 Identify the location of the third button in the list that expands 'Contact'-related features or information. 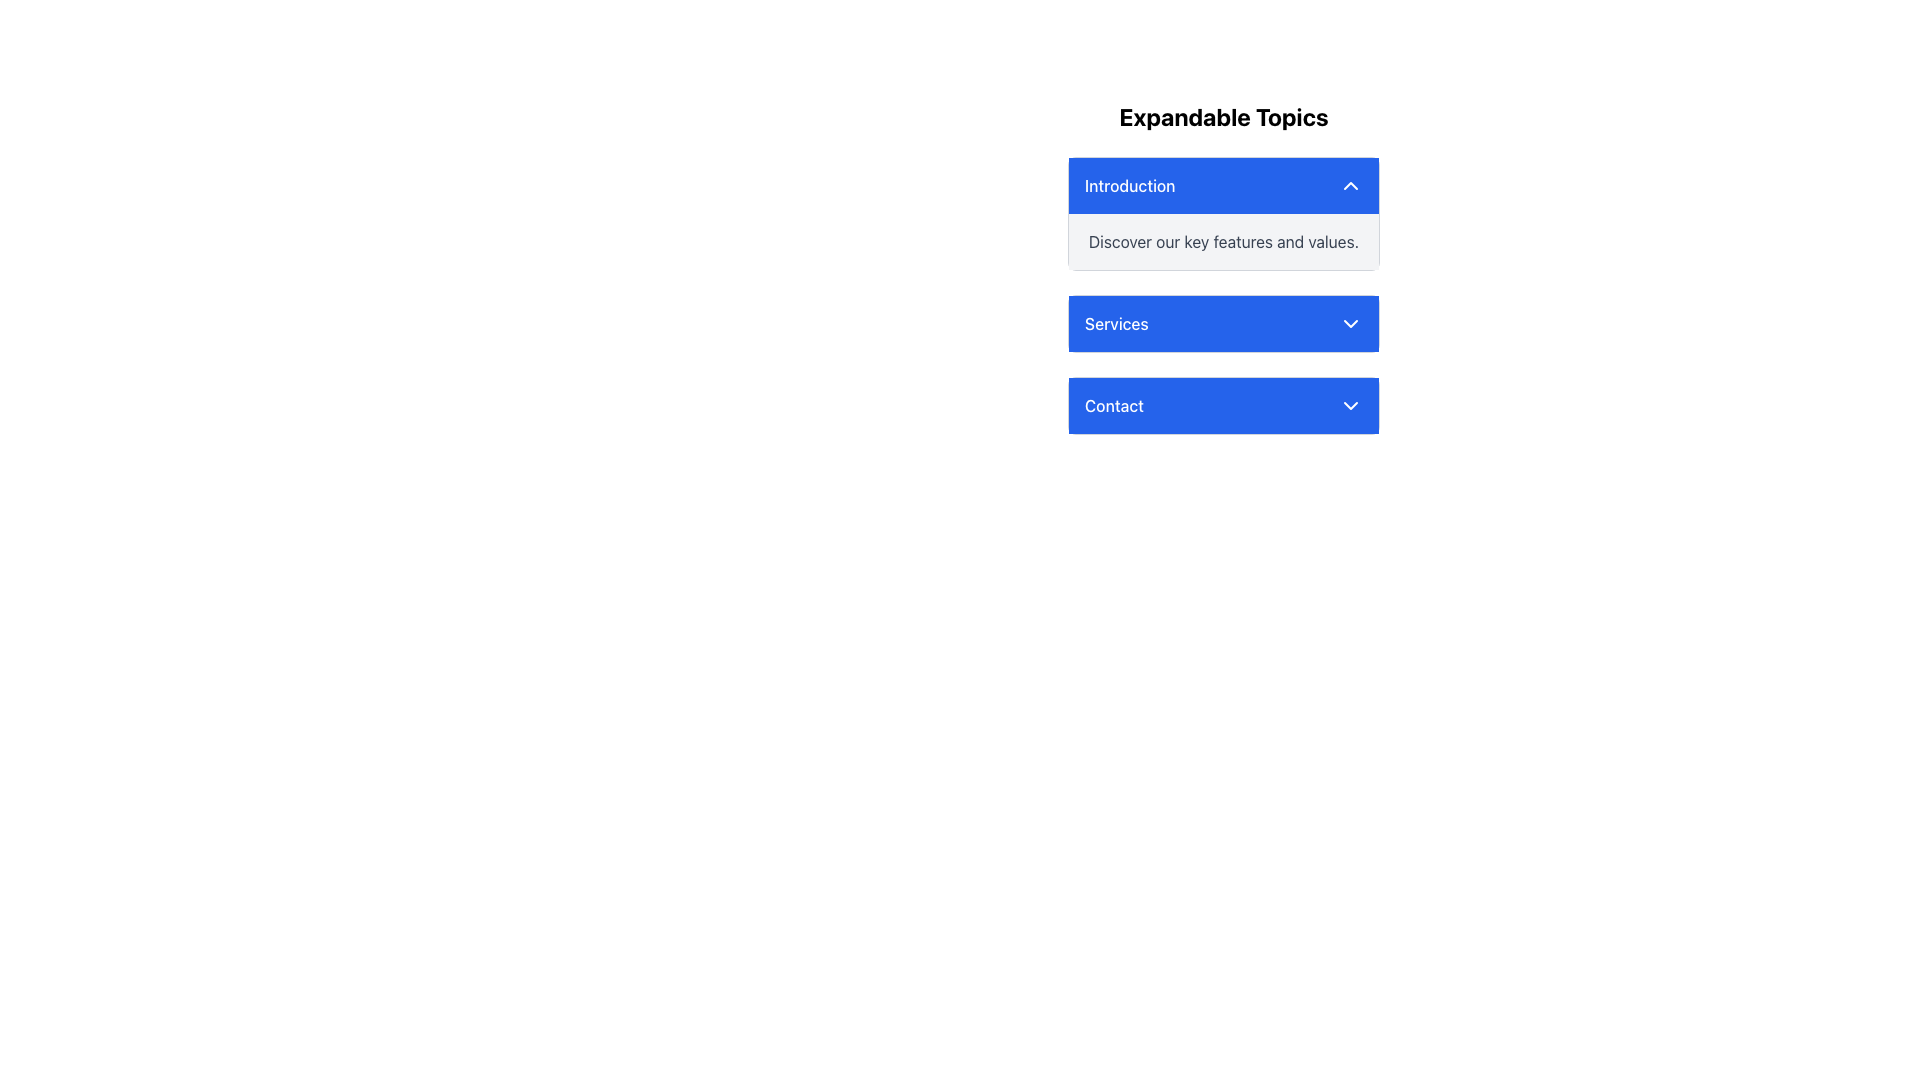
(1223, 405).